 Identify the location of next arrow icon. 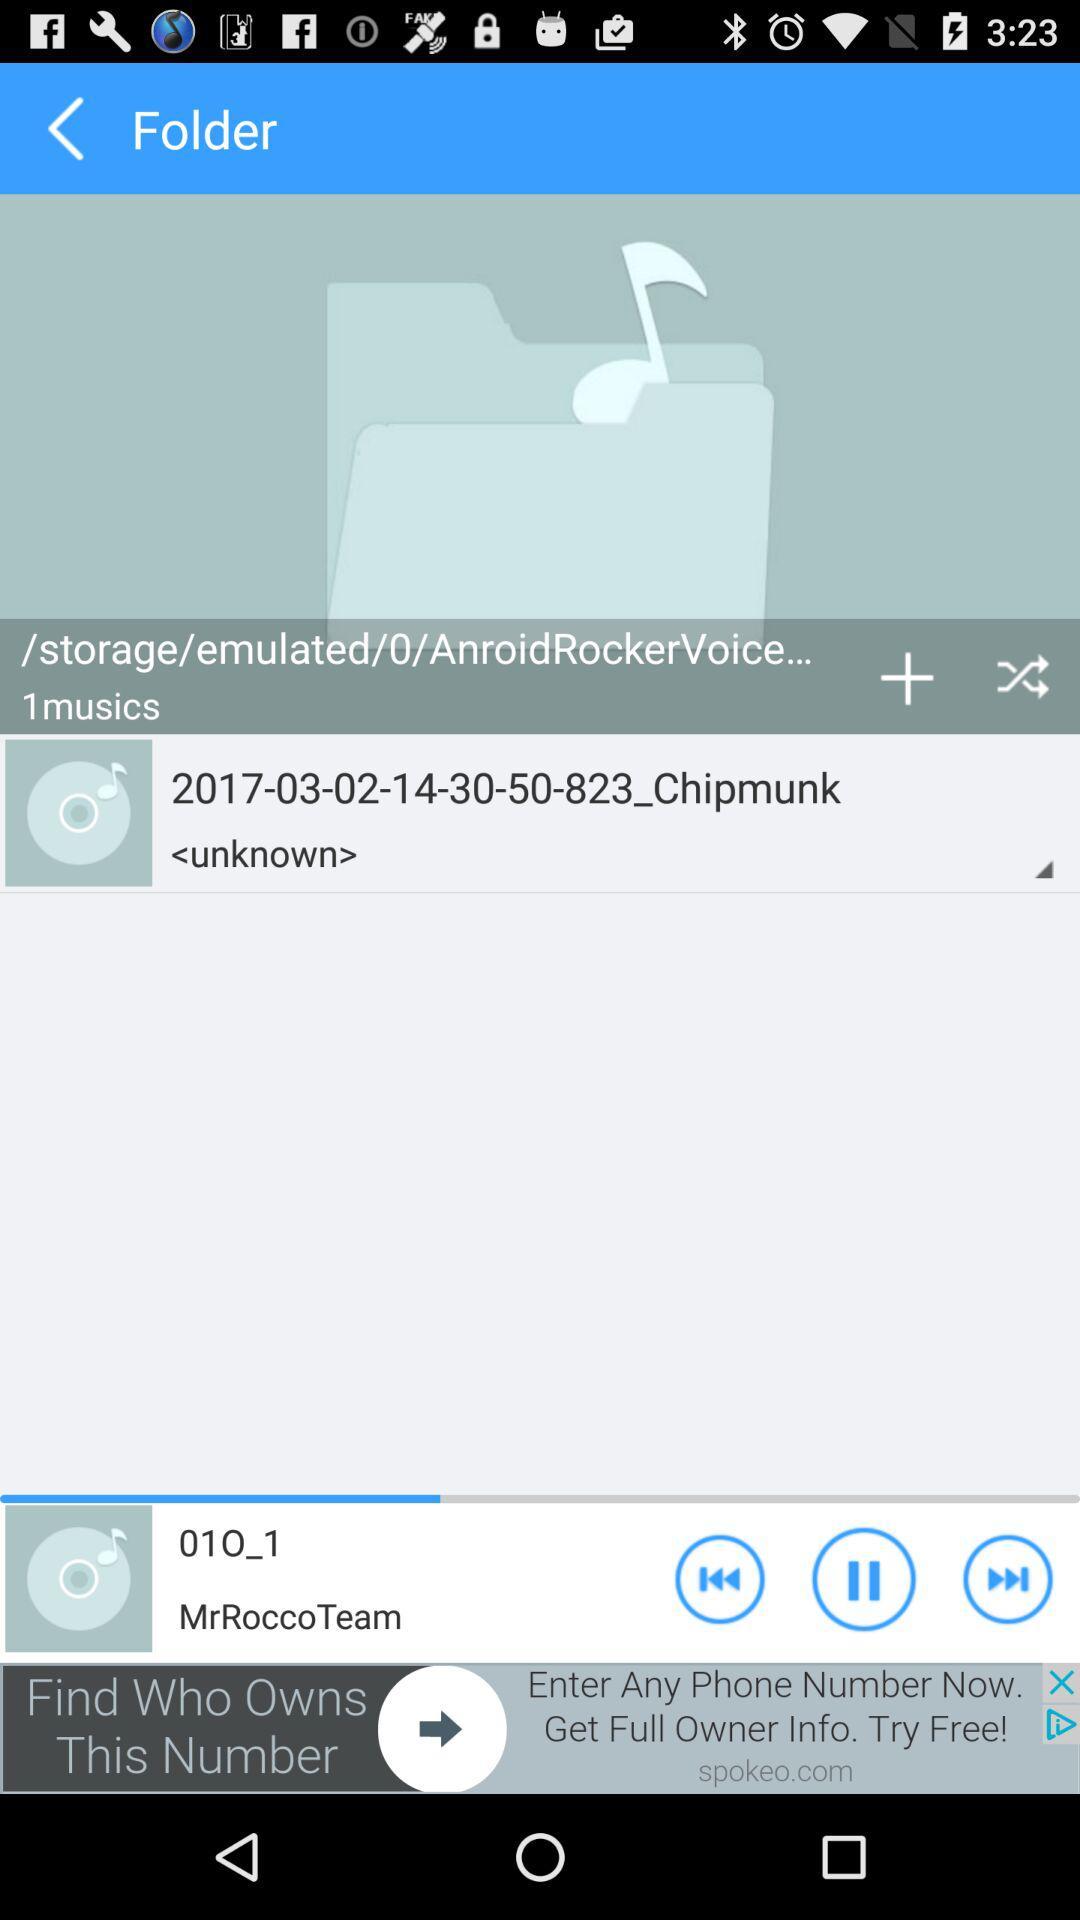
(1007, 1577).